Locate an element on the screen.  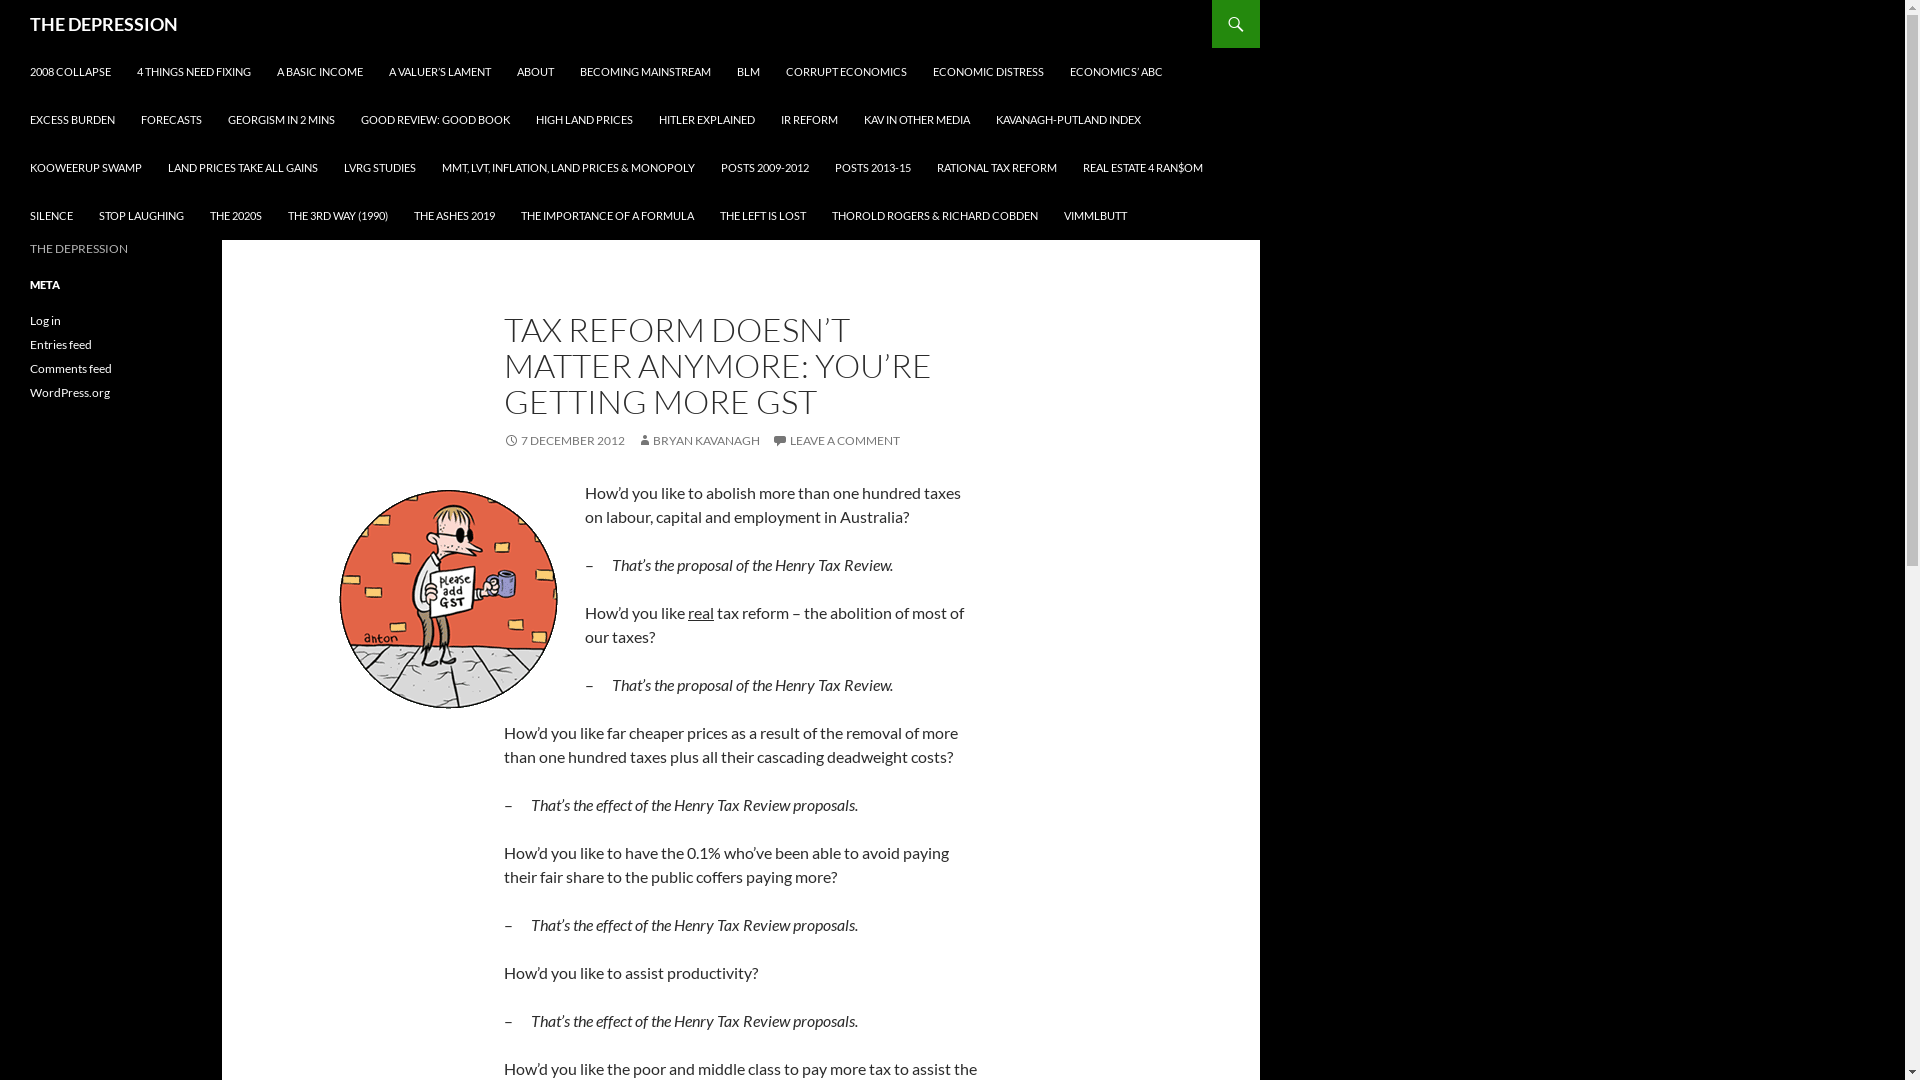
'EXCESS BURDEN' is located at coordinates (72, 119).